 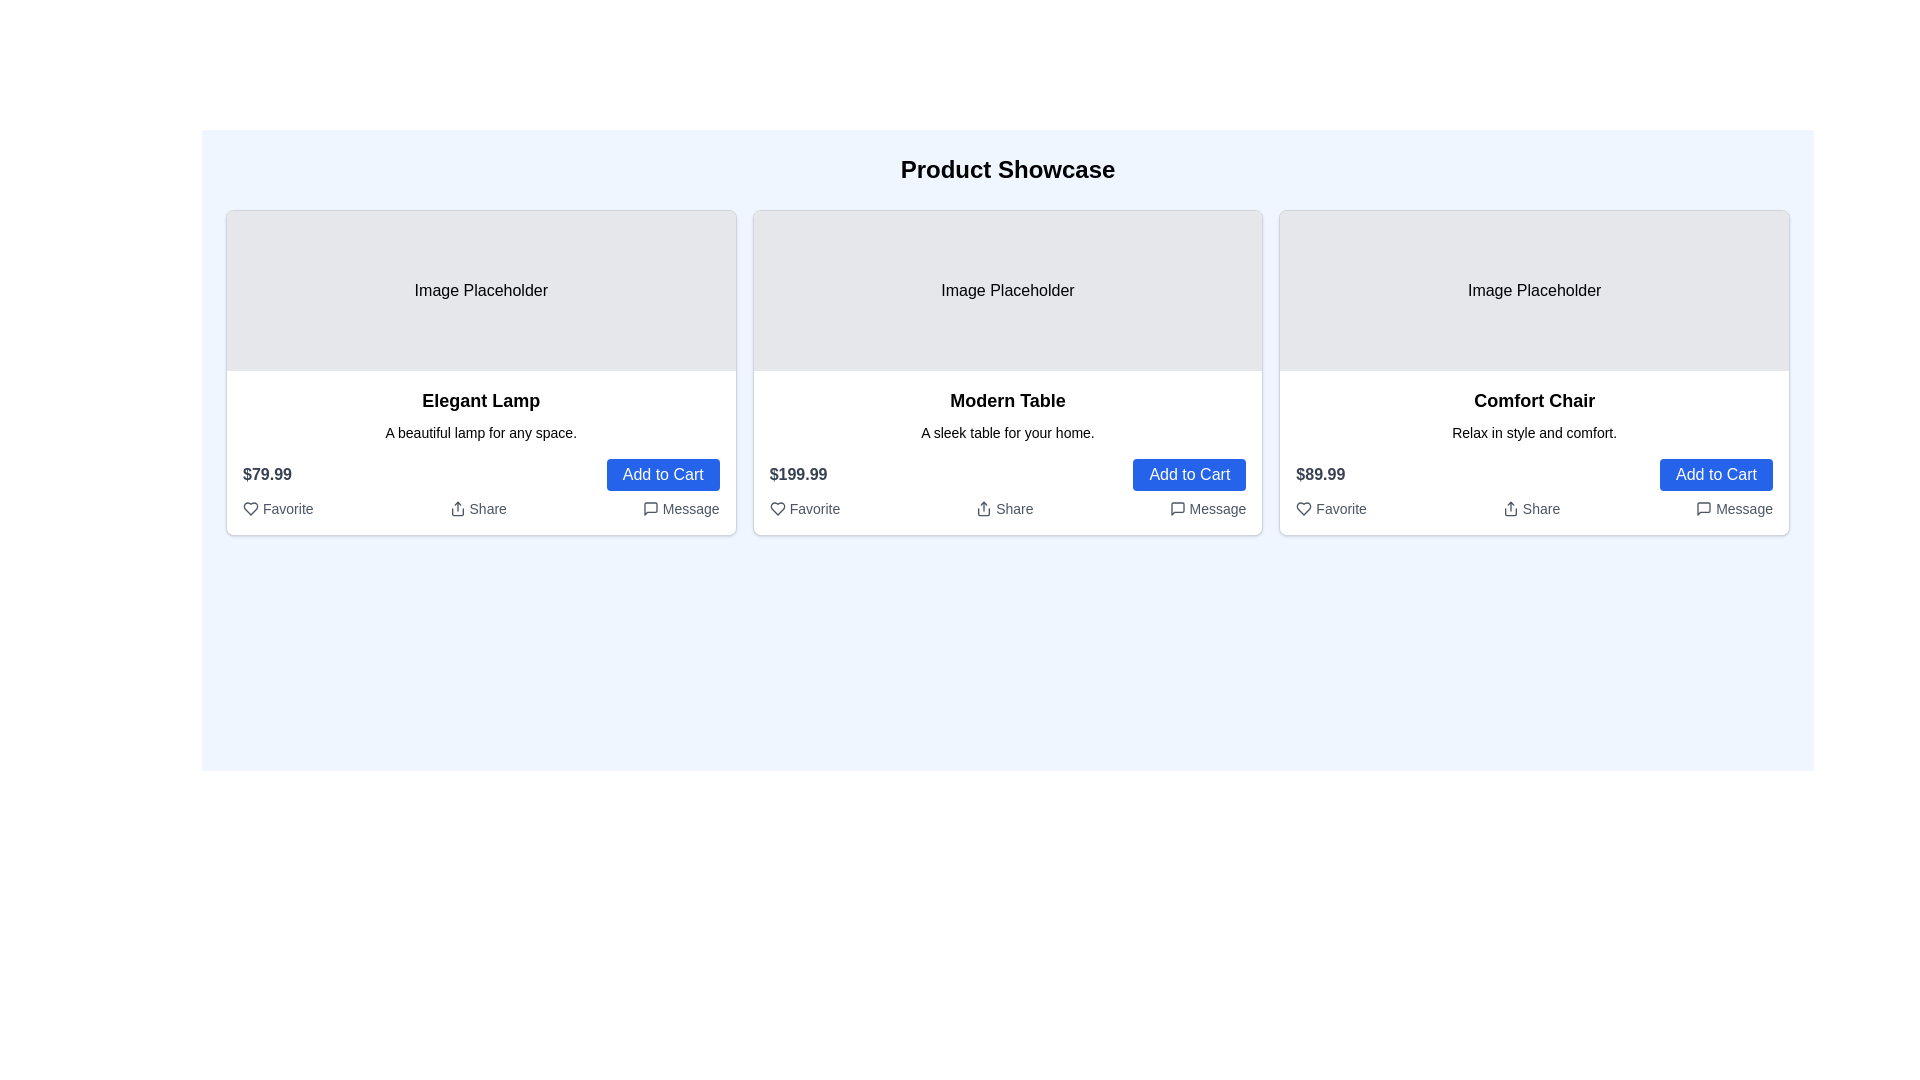 What do you see at coordinates (481, 401) in the screenshot?
I see `the 'Elegant Lamp' text label, which is located in the central product card below the image placeholder and above the description text` at bounding box center [481, 401].